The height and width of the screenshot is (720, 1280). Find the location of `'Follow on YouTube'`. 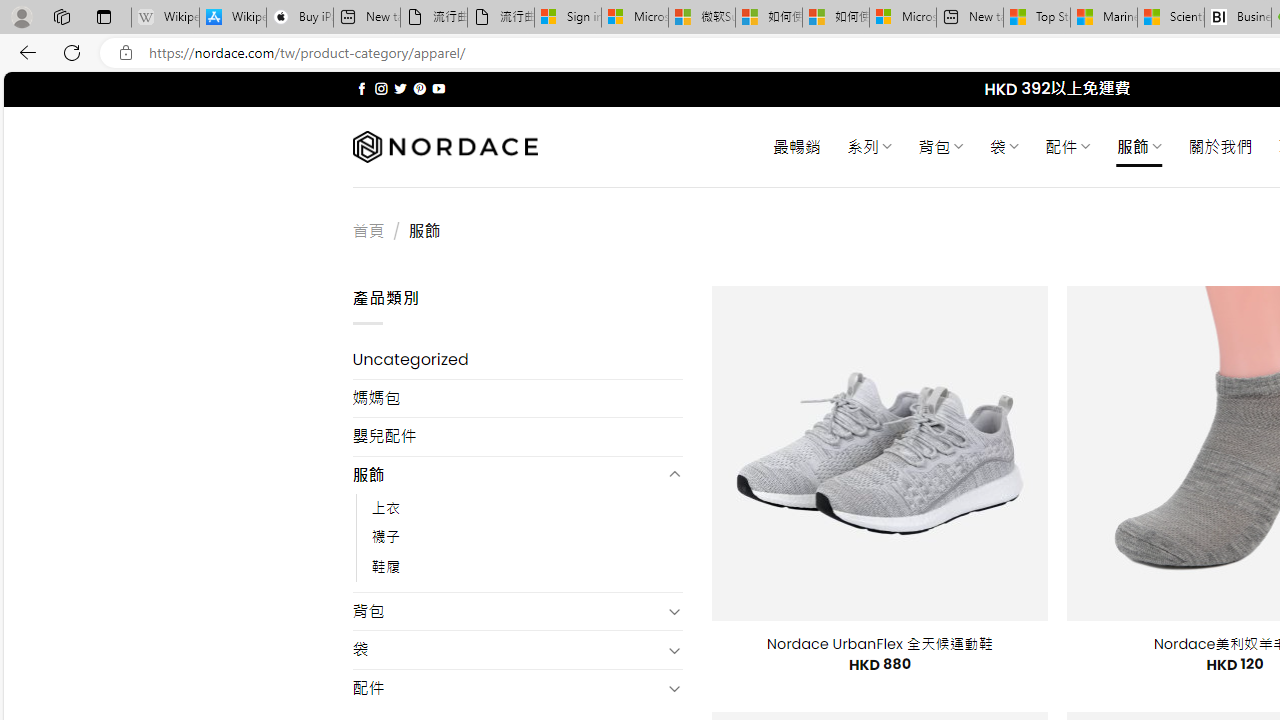

'Follow on YouTube' is located at coordinates (438, 88).